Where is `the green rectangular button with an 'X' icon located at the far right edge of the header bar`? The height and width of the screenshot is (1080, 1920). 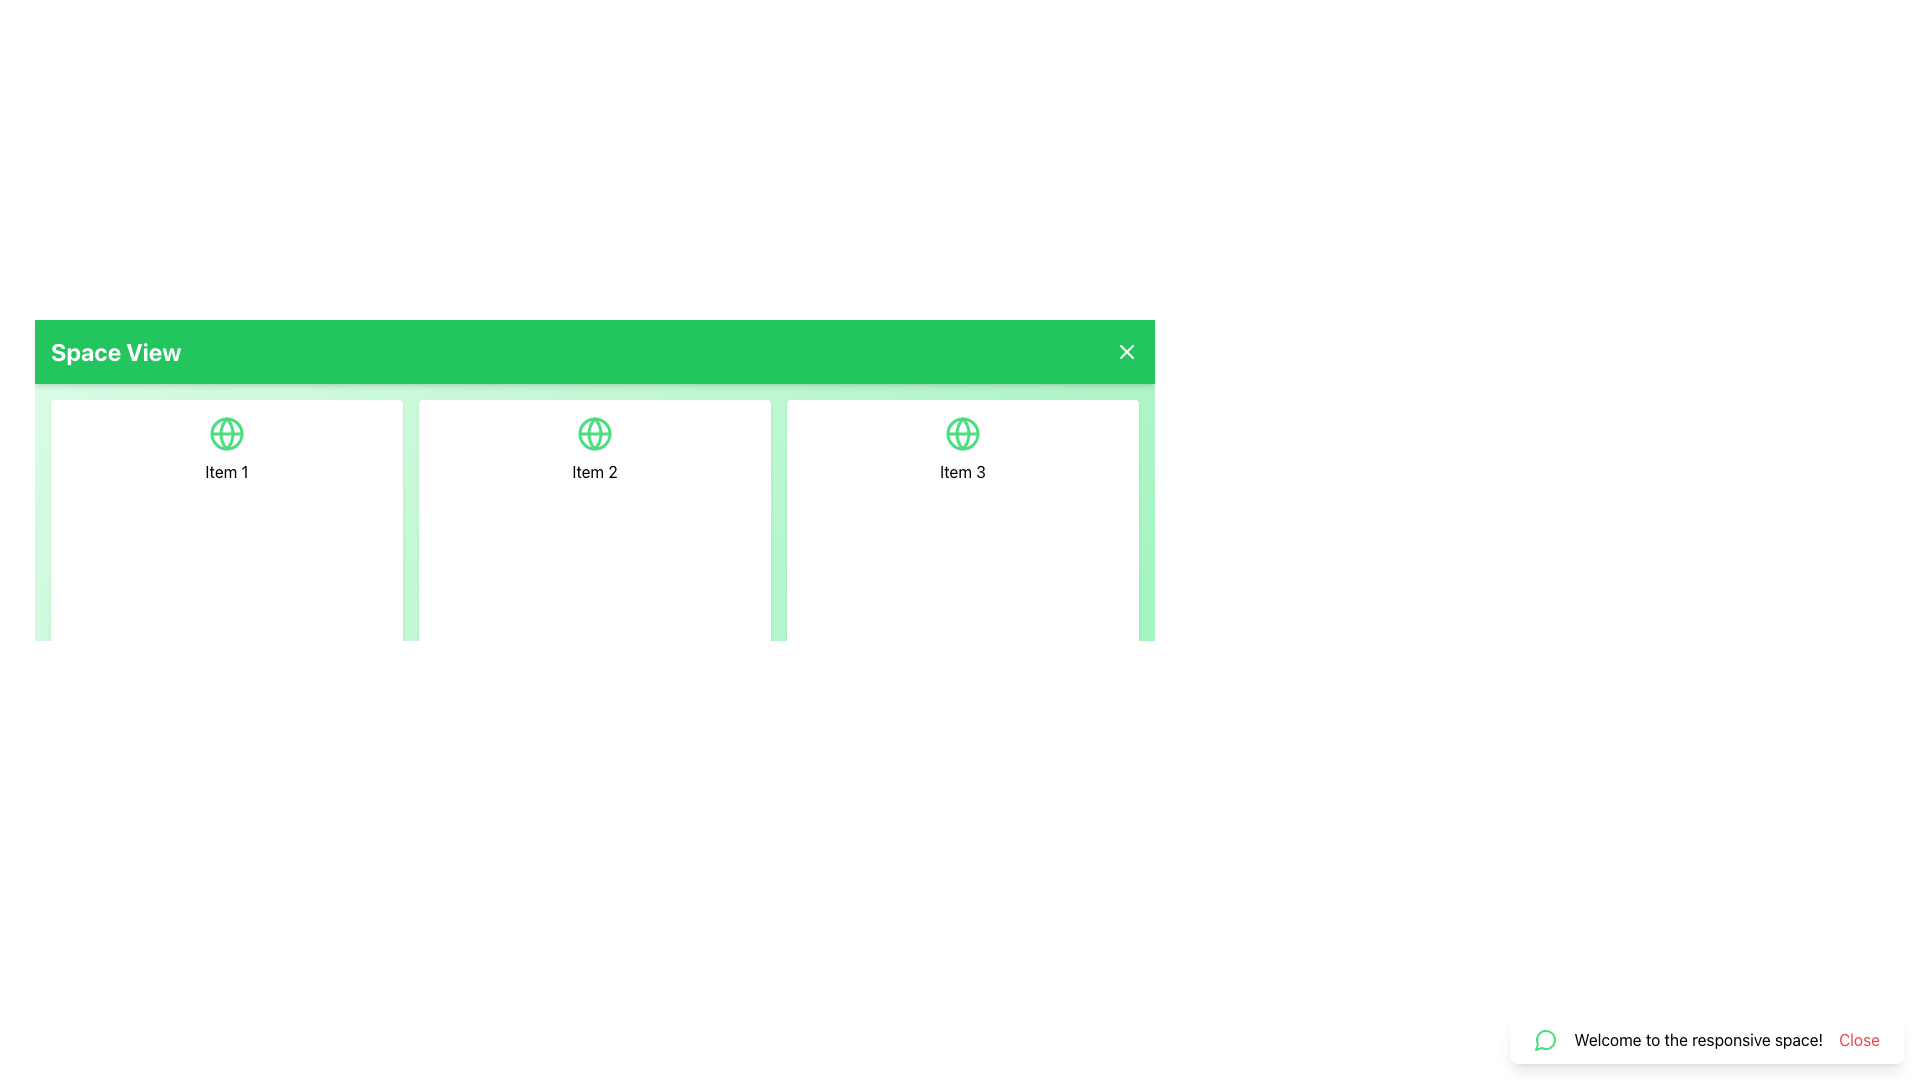
the green rectangular button with an 'X' icon located at the far right edge of the header bar is located at coordinates (1127, 350).